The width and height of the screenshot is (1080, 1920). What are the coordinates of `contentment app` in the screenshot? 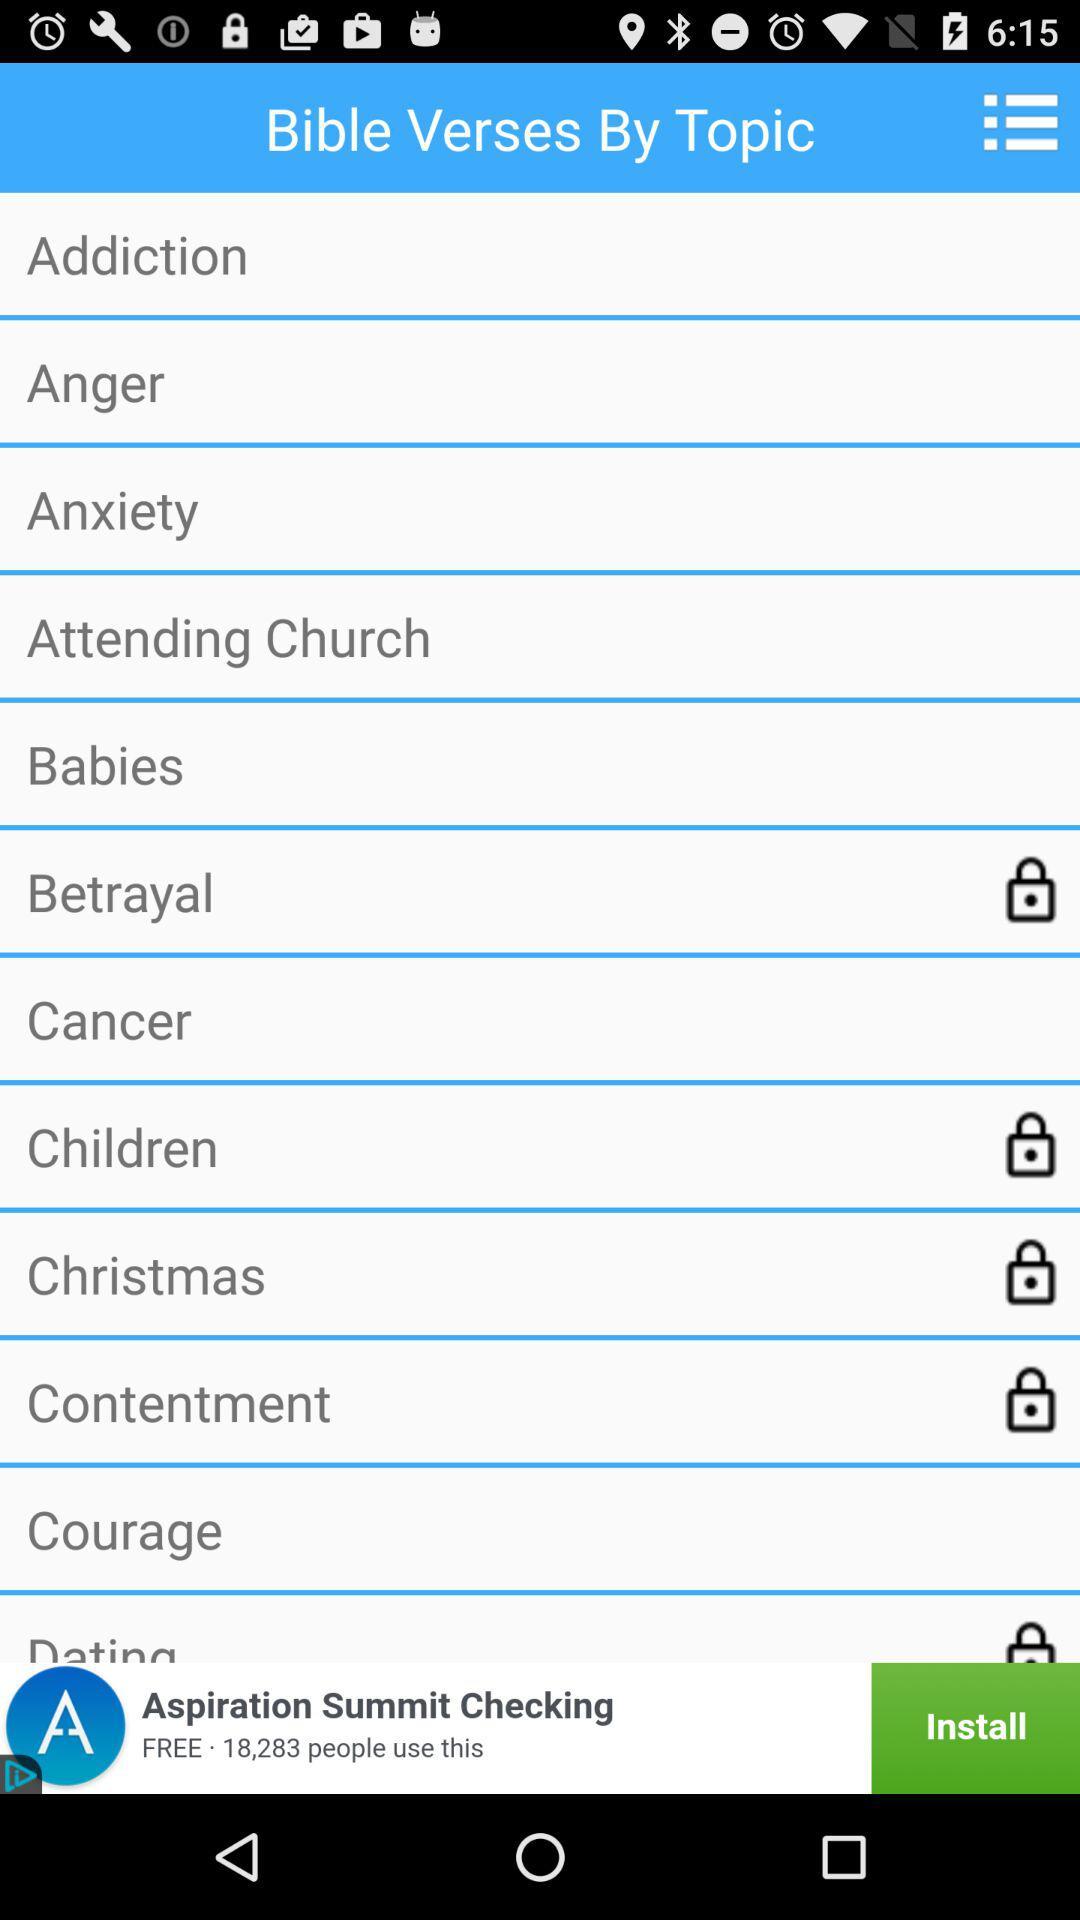 It's located at (496, 1400).